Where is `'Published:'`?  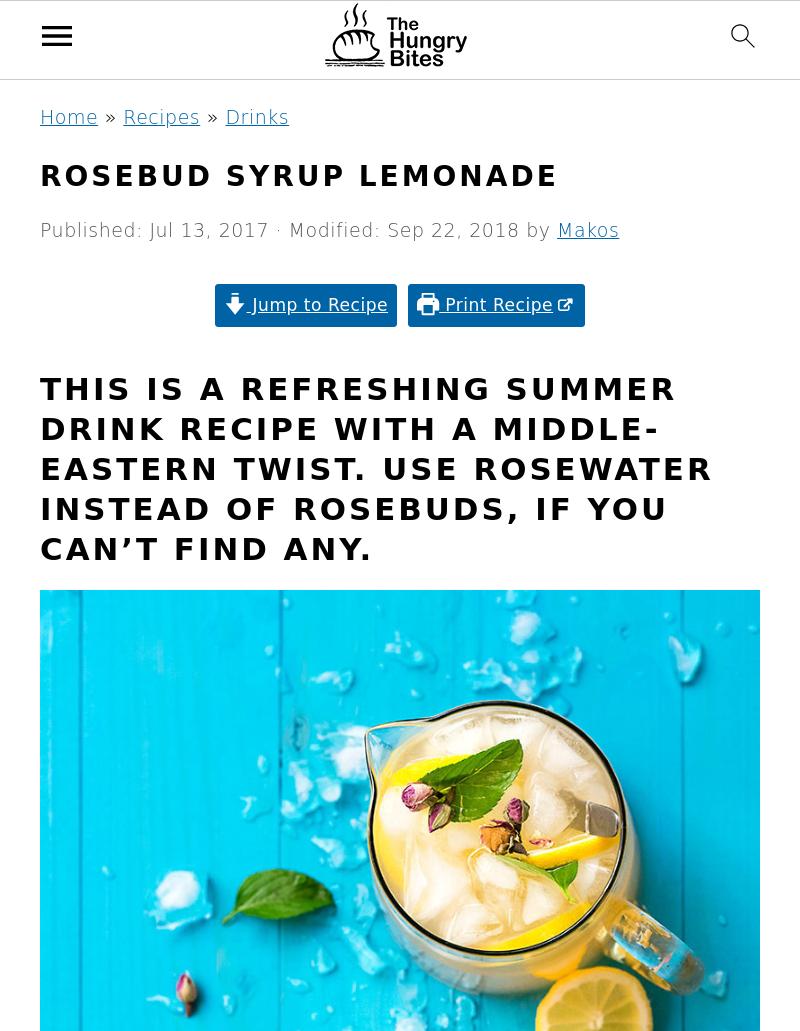 'Published:' is located at coordinates (94, 228).